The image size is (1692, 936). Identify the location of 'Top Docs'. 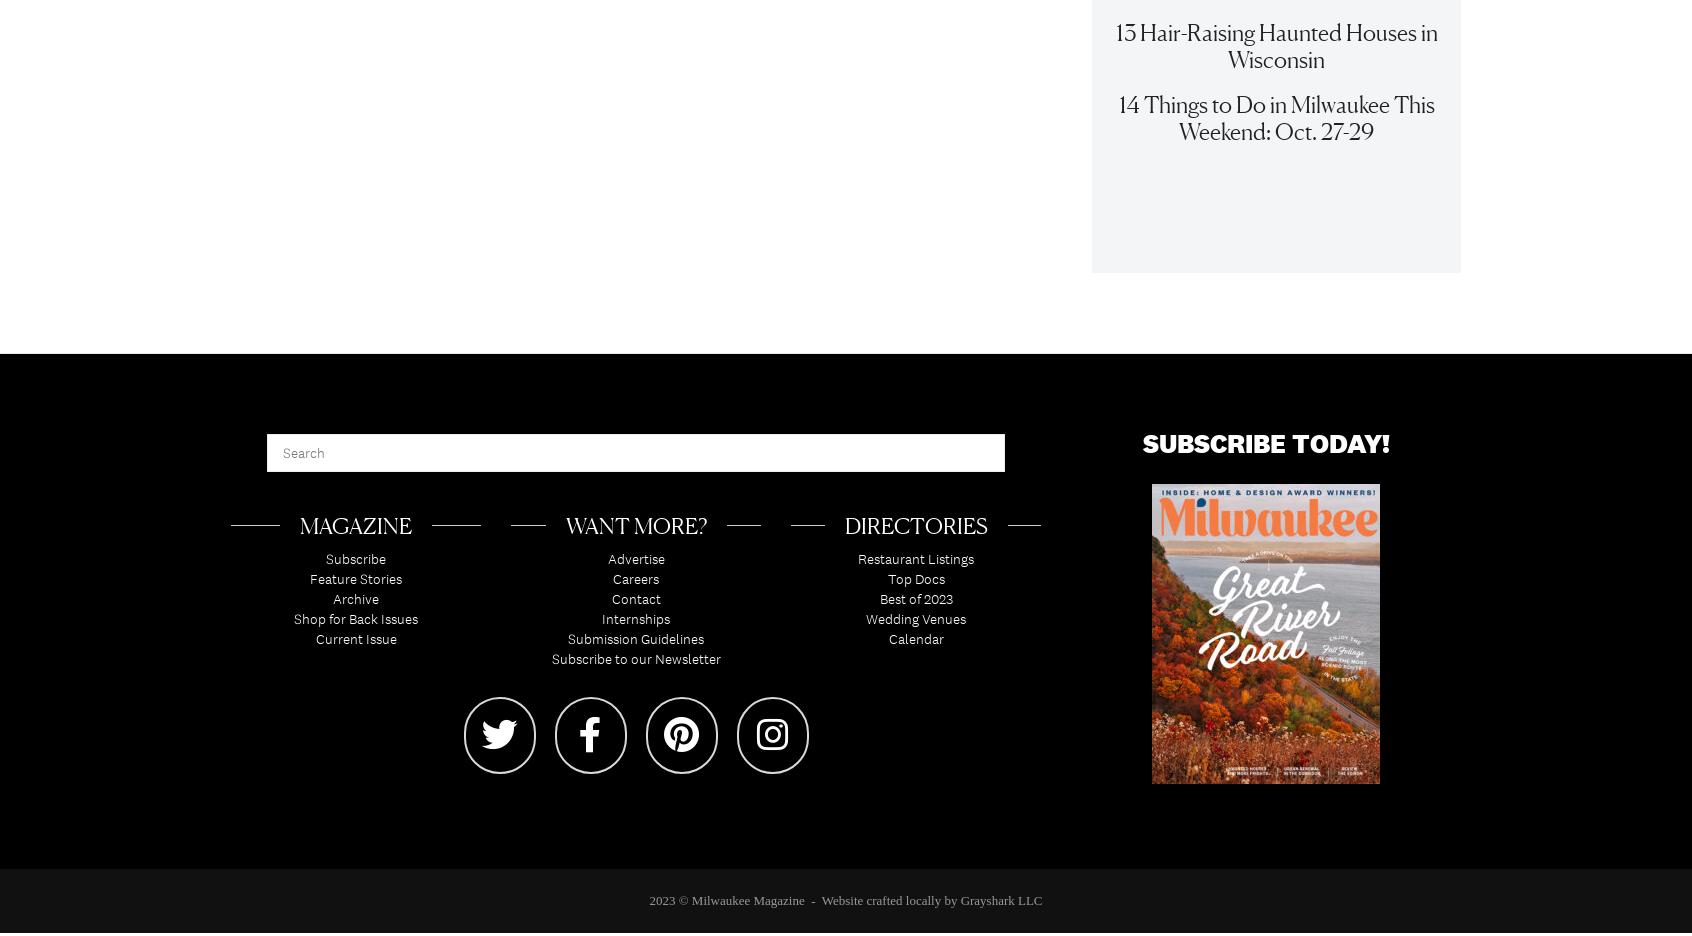
(914, 587).